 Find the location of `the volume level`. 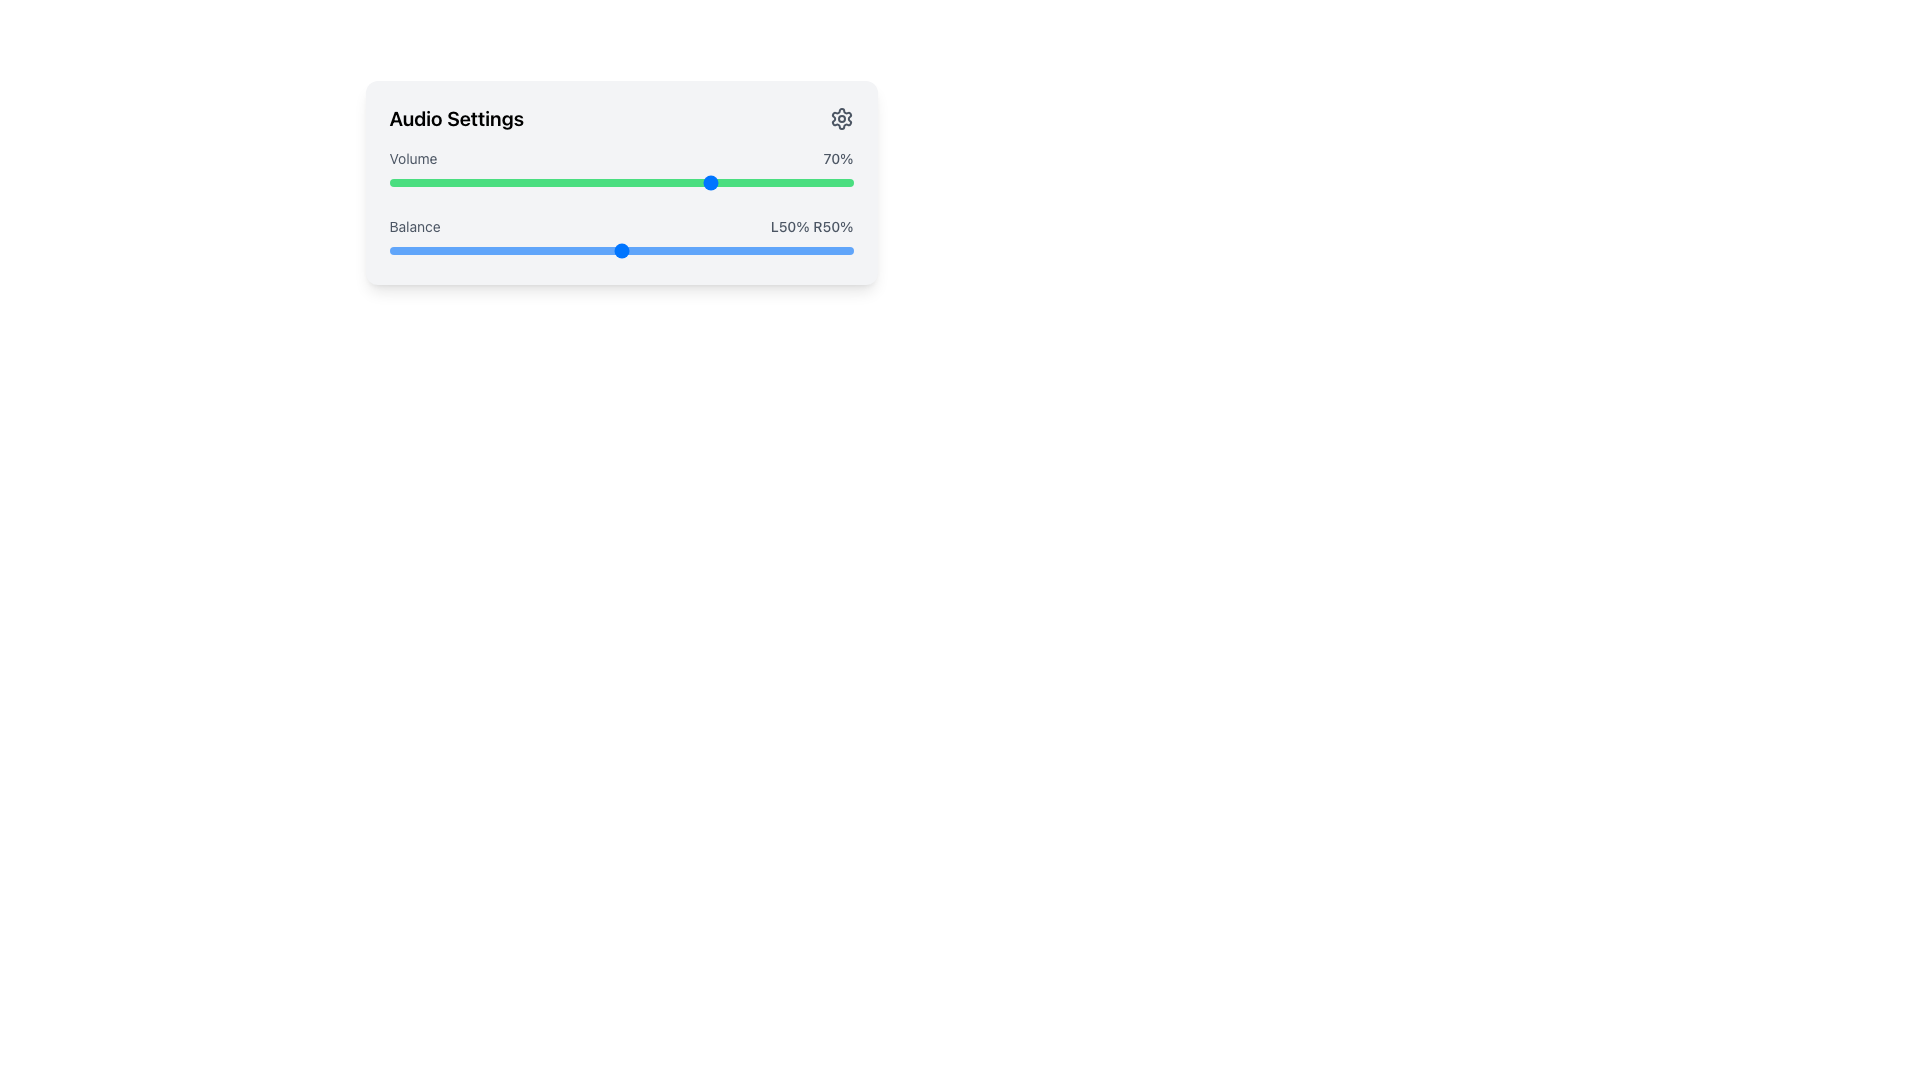

the volume level is located at coordinates (741, 182).